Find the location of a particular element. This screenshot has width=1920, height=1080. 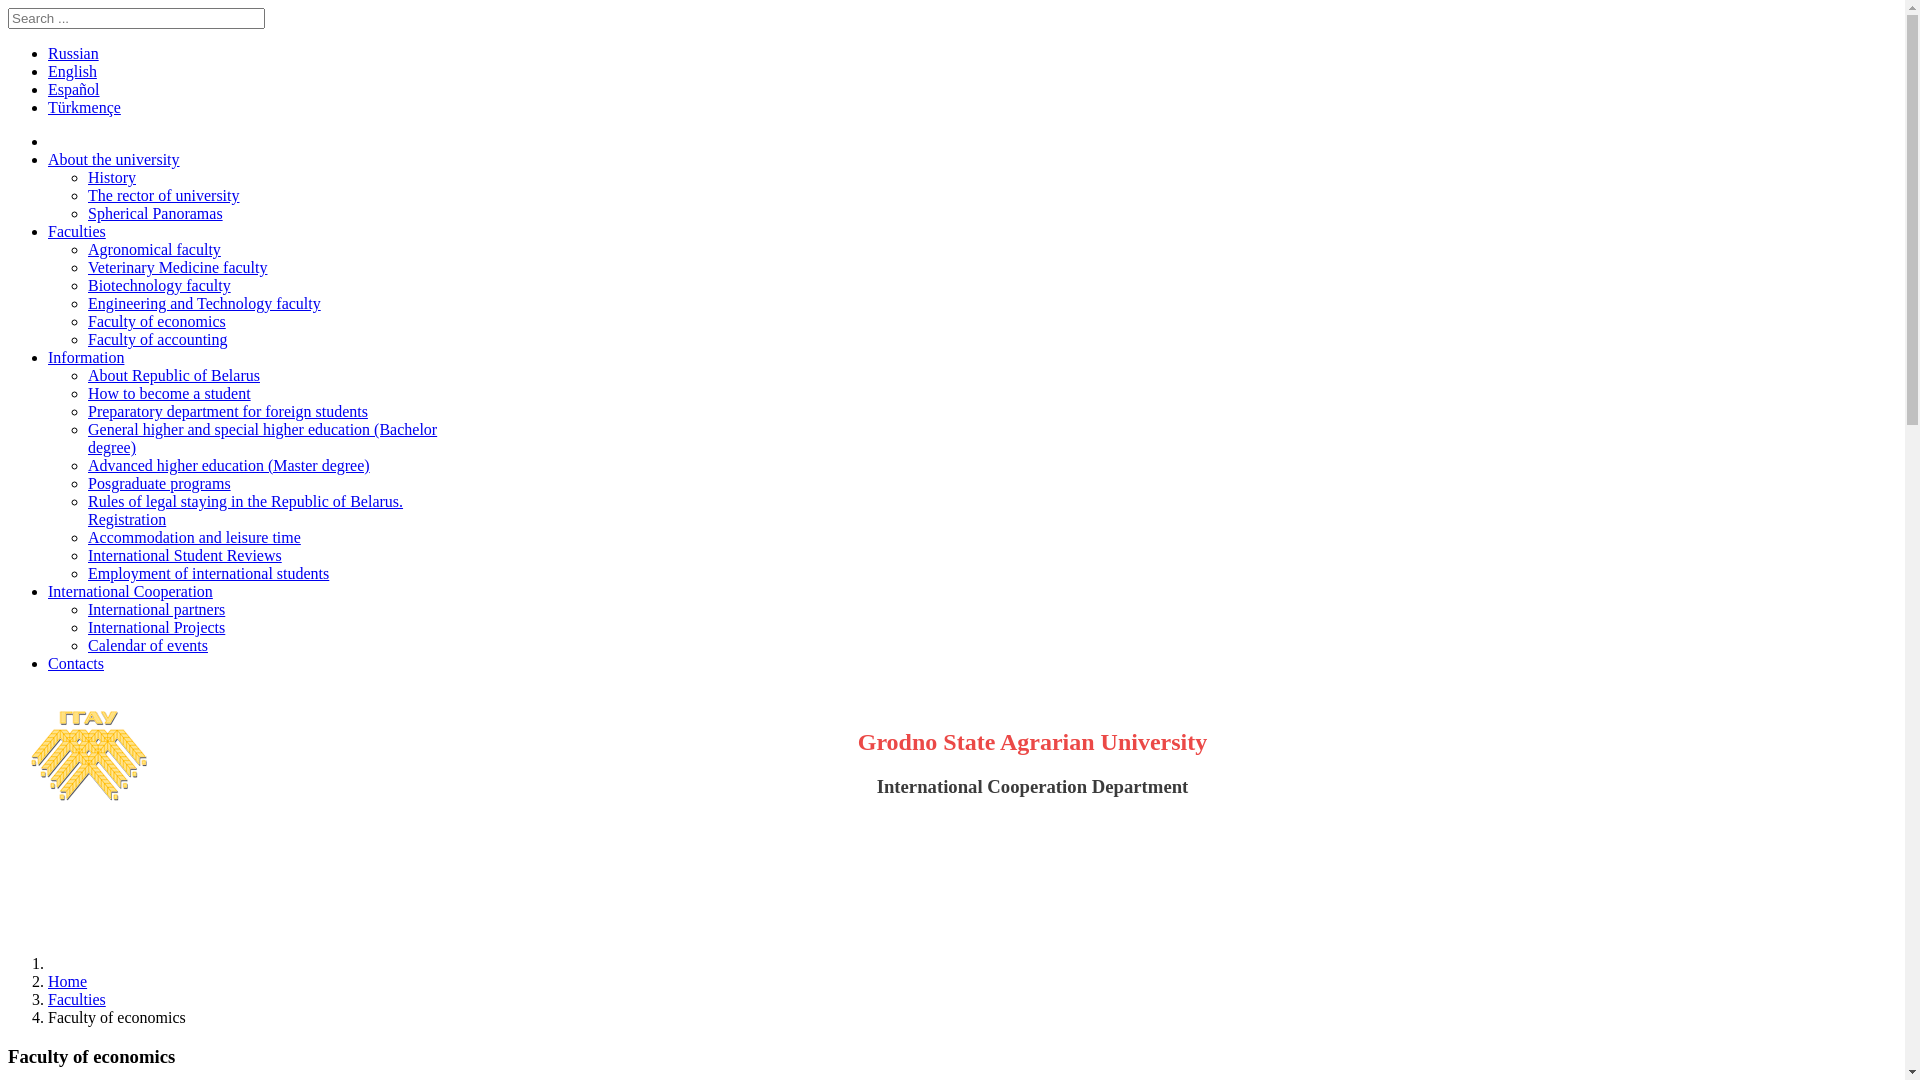

'Russian' is located at coordinates (73, 52).